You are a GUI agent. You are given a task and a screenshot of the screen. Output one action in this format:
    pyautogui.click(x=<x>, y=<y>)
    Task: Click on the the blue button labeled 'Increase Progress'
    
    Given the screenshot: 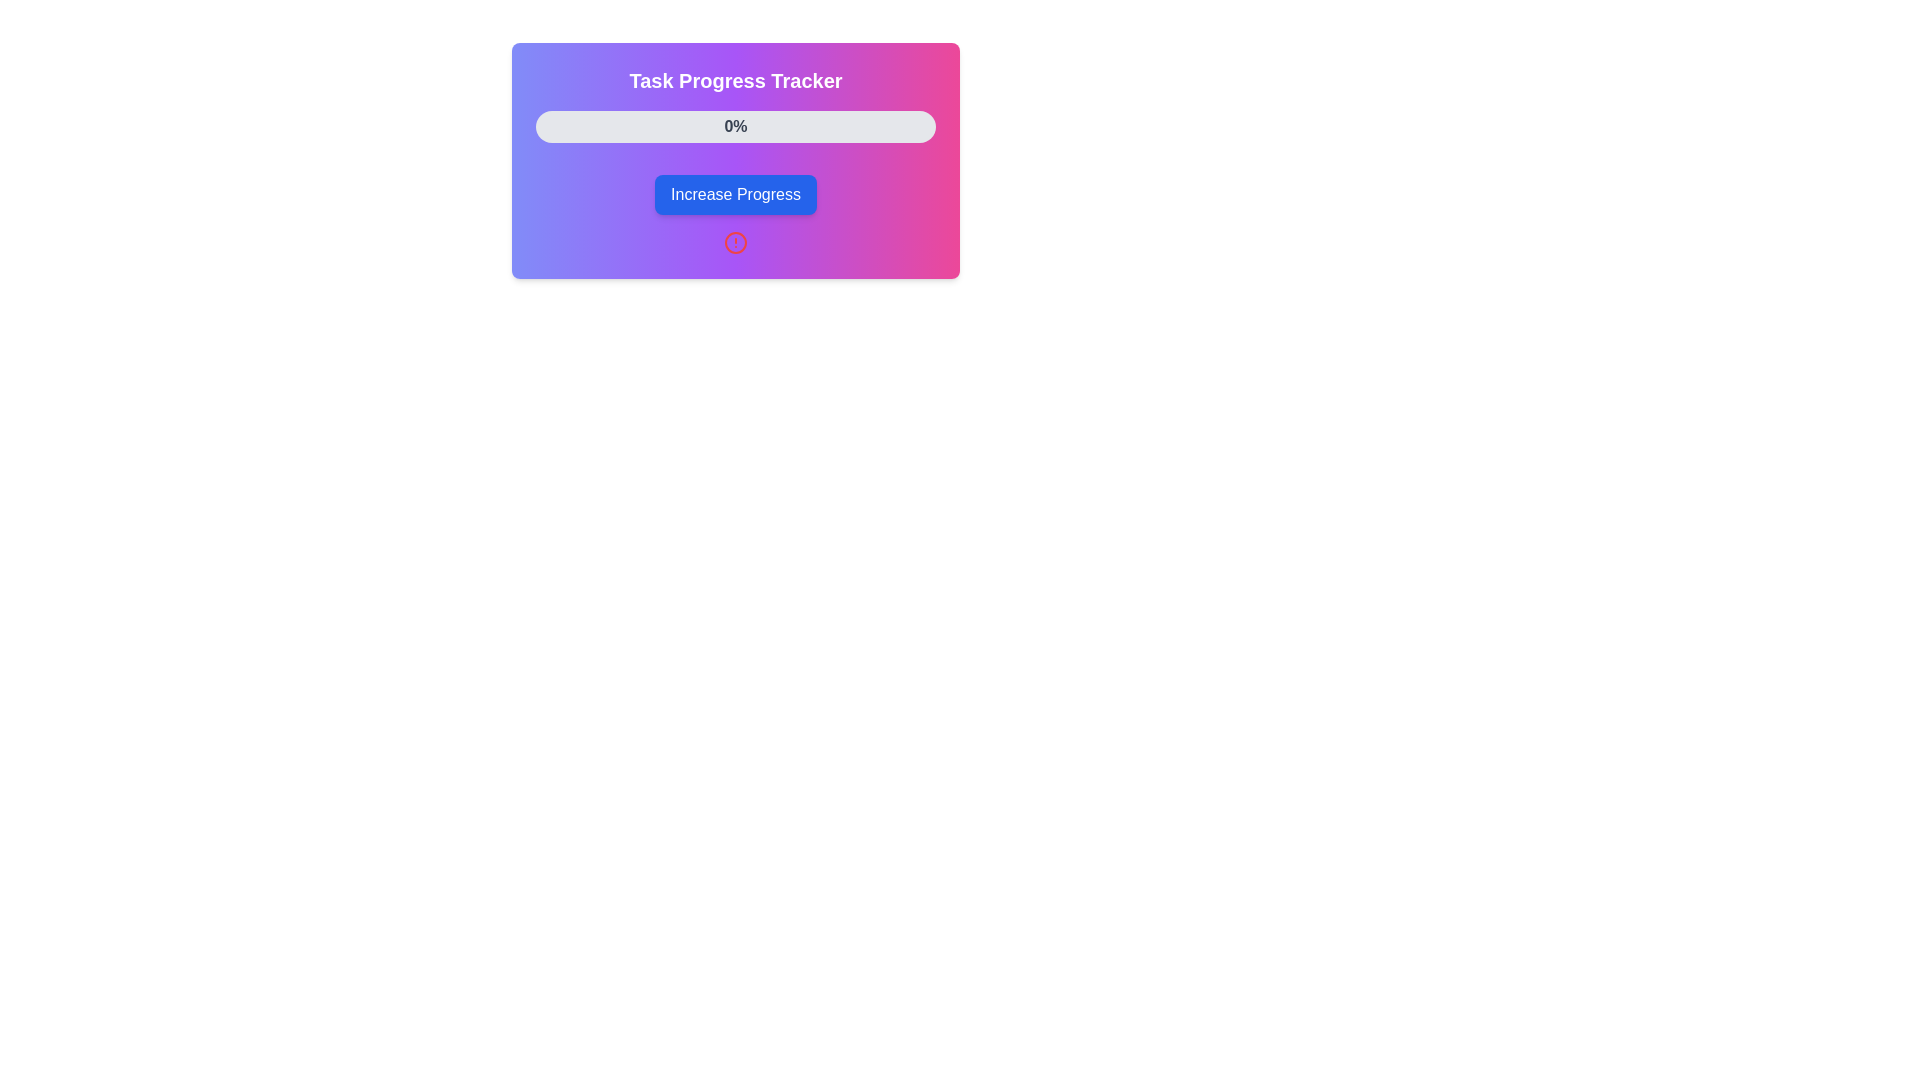 What is the action you would take?
    pyautogui.click(x=734, y=195)
    